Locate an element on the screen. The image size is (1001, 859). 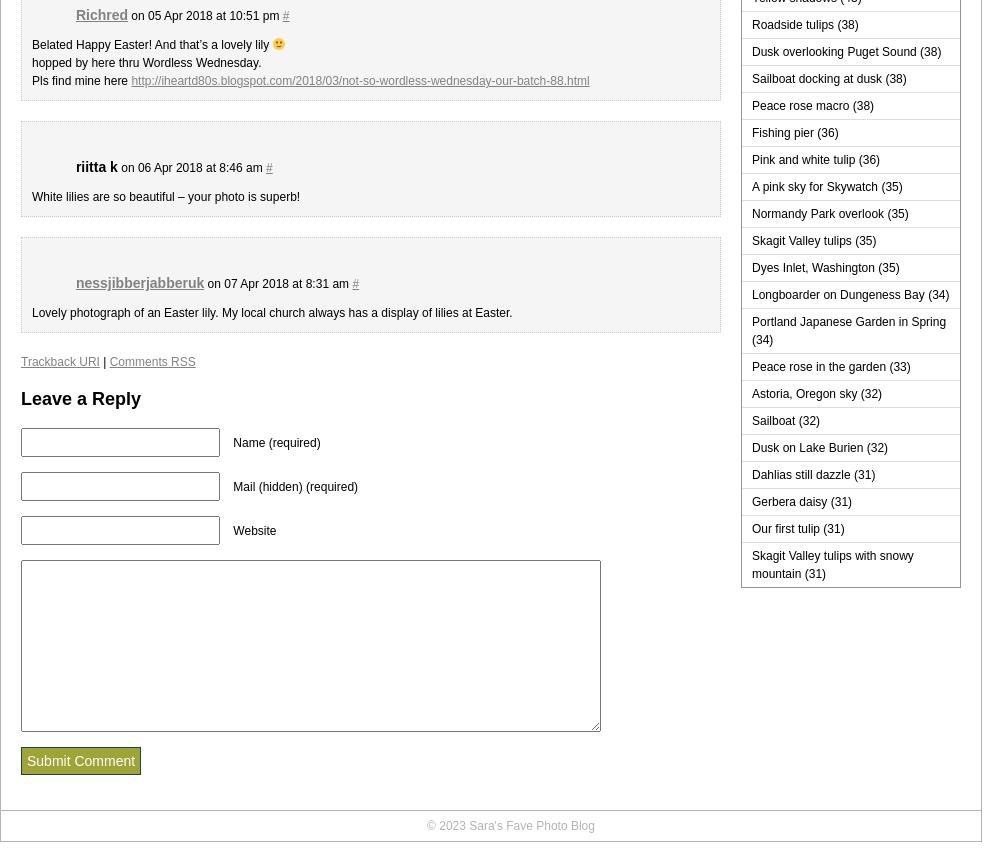
'Comments RSS' is located at coordinates (151, 360).